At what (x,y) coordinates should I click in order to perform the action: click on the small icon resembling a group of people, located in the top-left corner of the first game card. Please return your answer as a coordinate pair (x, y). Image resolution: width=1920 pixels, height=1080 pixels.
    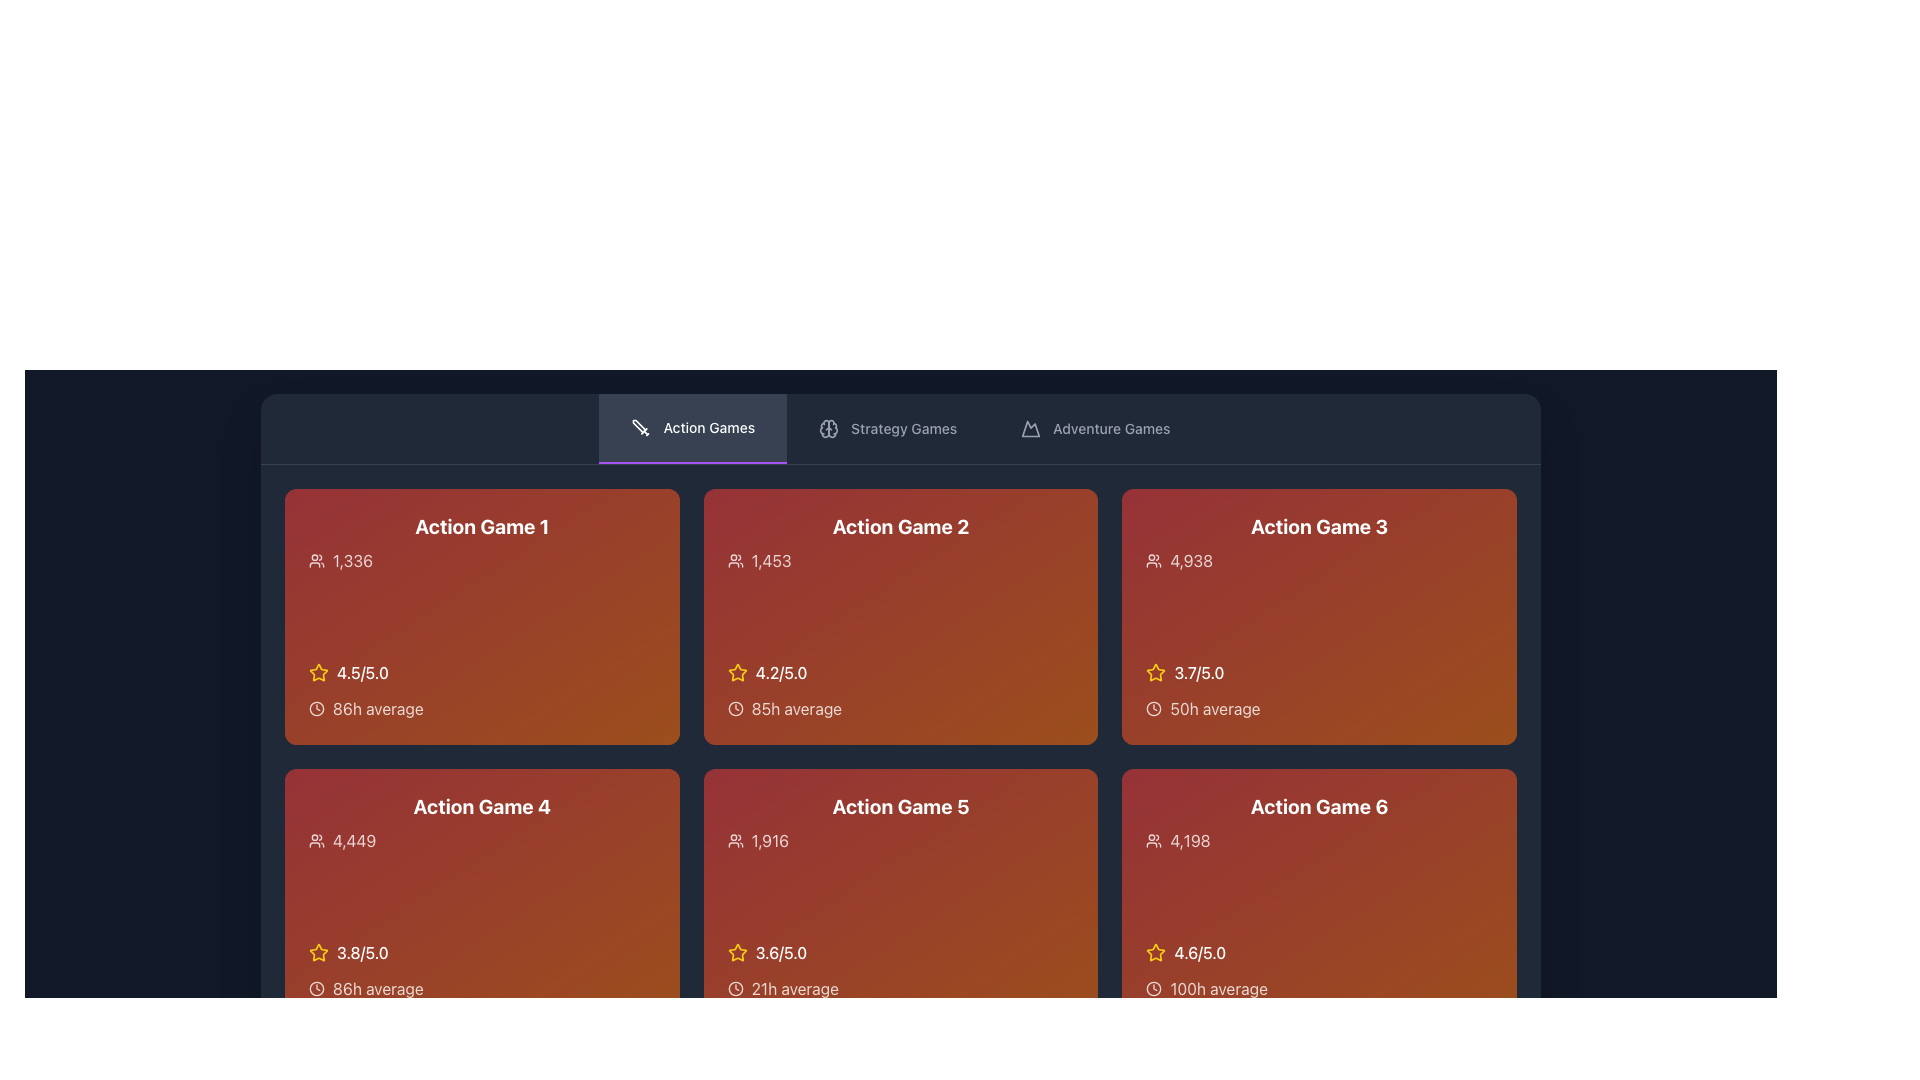
    Looking at the image, I should click on (315, 560).